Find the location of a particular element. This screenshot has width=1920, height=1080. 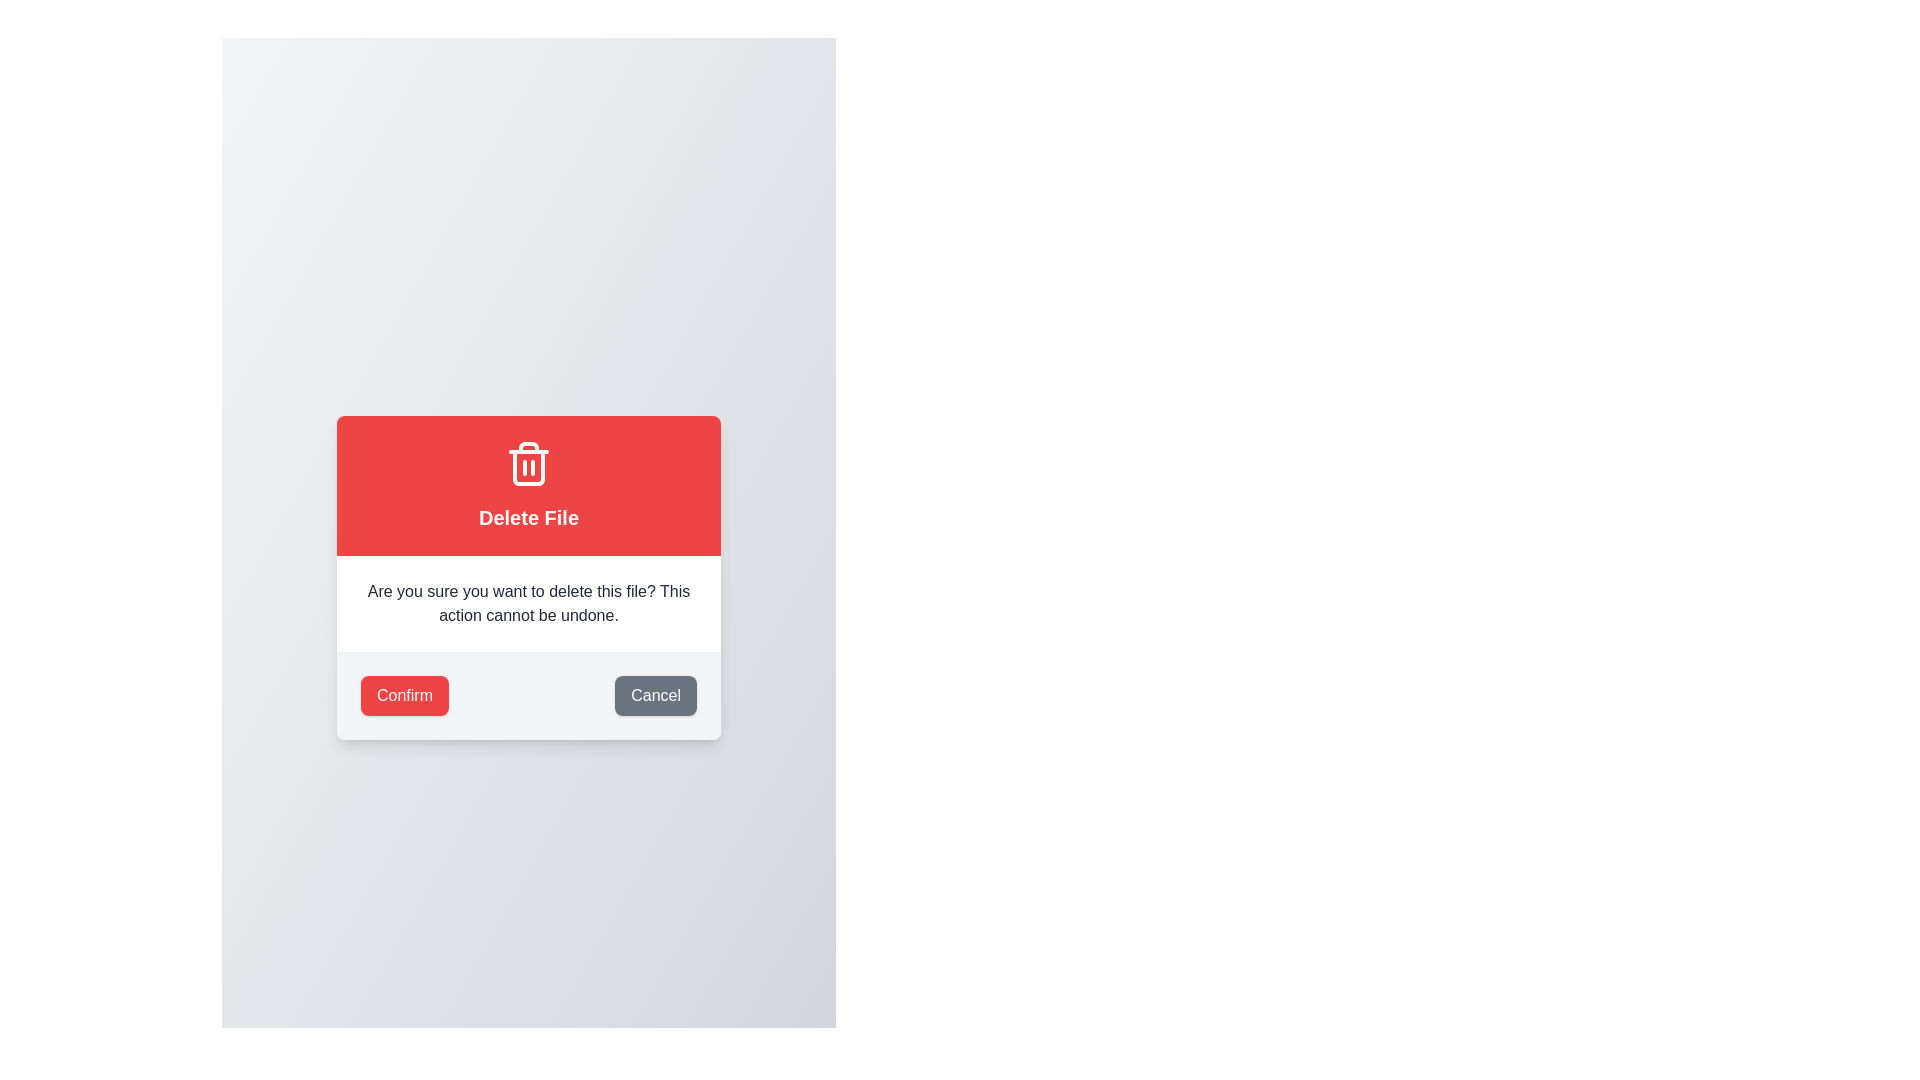

the text label that asks 'Are you sure you want to delete this file? This action cannot be undone.' located within the modal dialog box, positioned centrally below the title header 'Delete File' is located at coordinates (528, 603).